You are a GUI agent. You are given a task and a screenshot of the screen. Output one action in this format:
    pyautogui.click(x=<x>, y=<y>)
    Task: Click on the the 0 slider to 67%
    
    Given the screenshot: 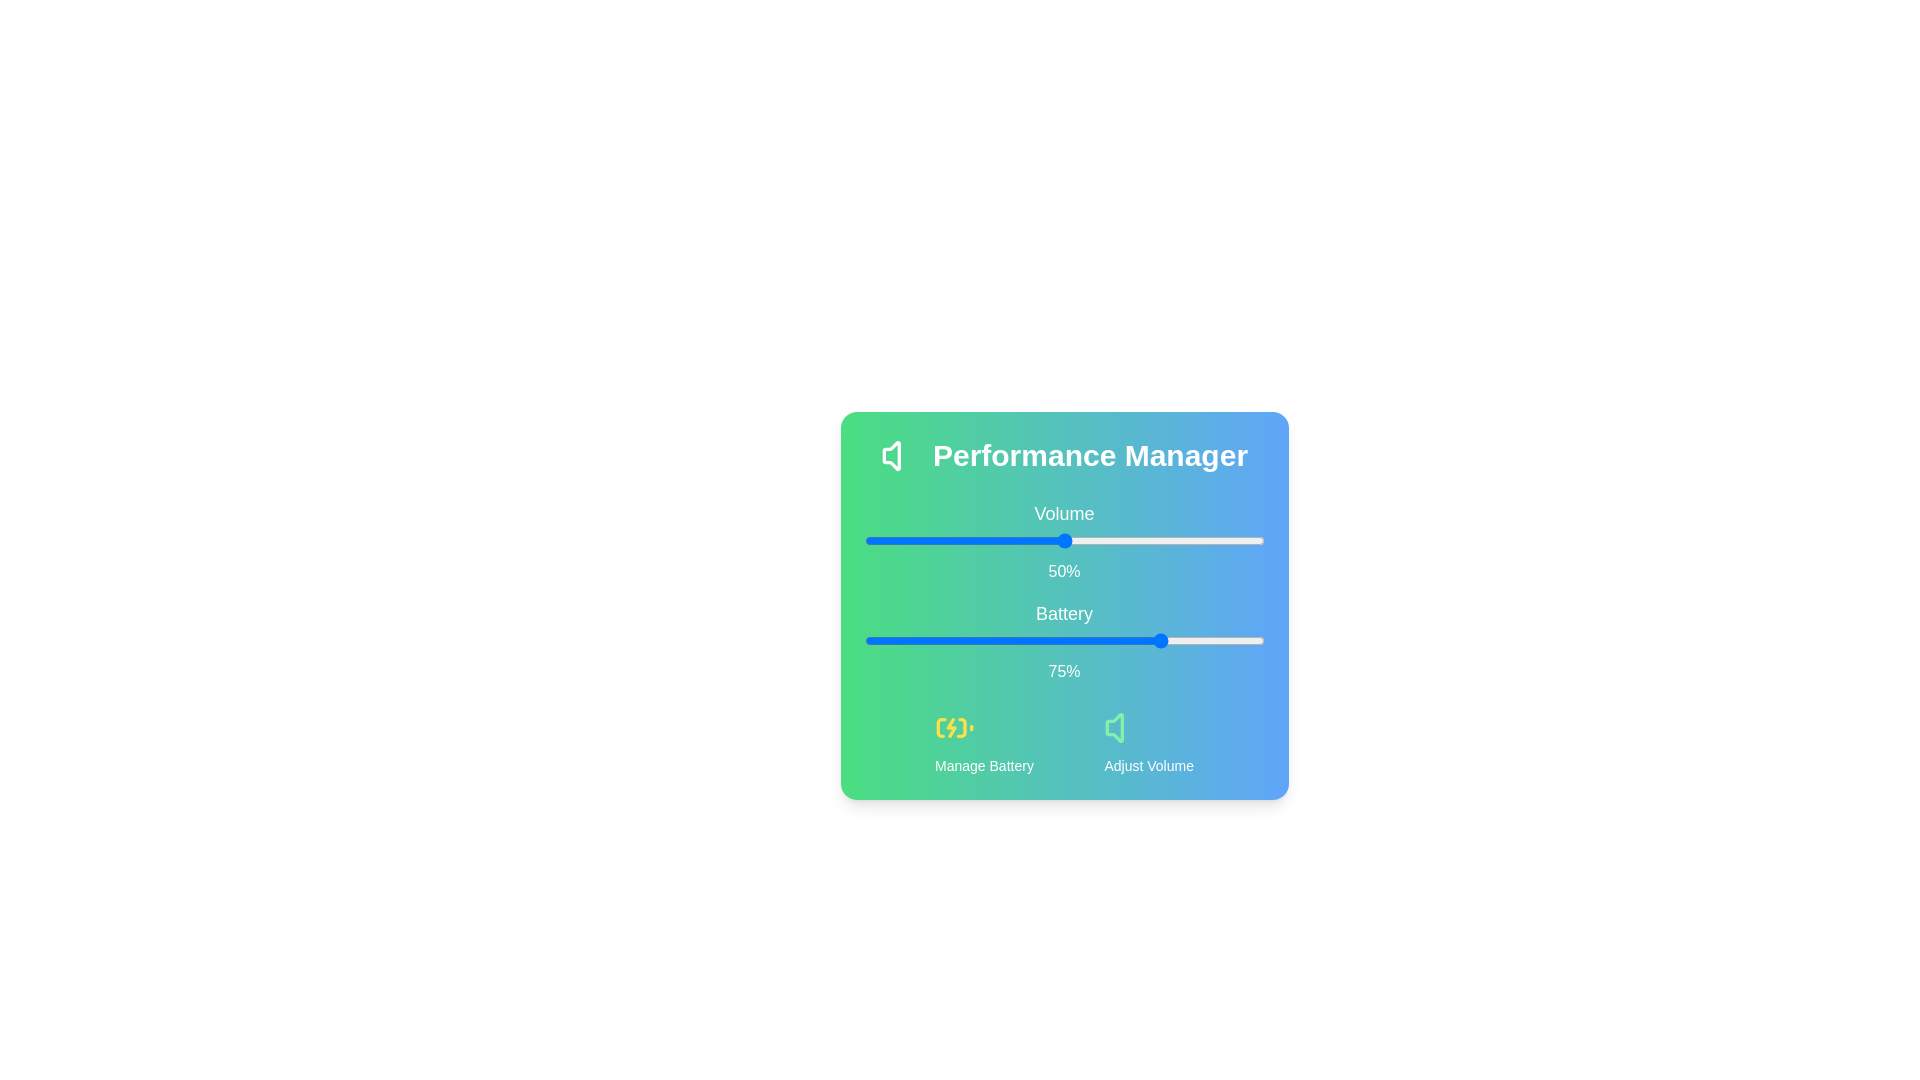 What is the action you would take?
    pyautogui.click(x=1132, y=540)
    